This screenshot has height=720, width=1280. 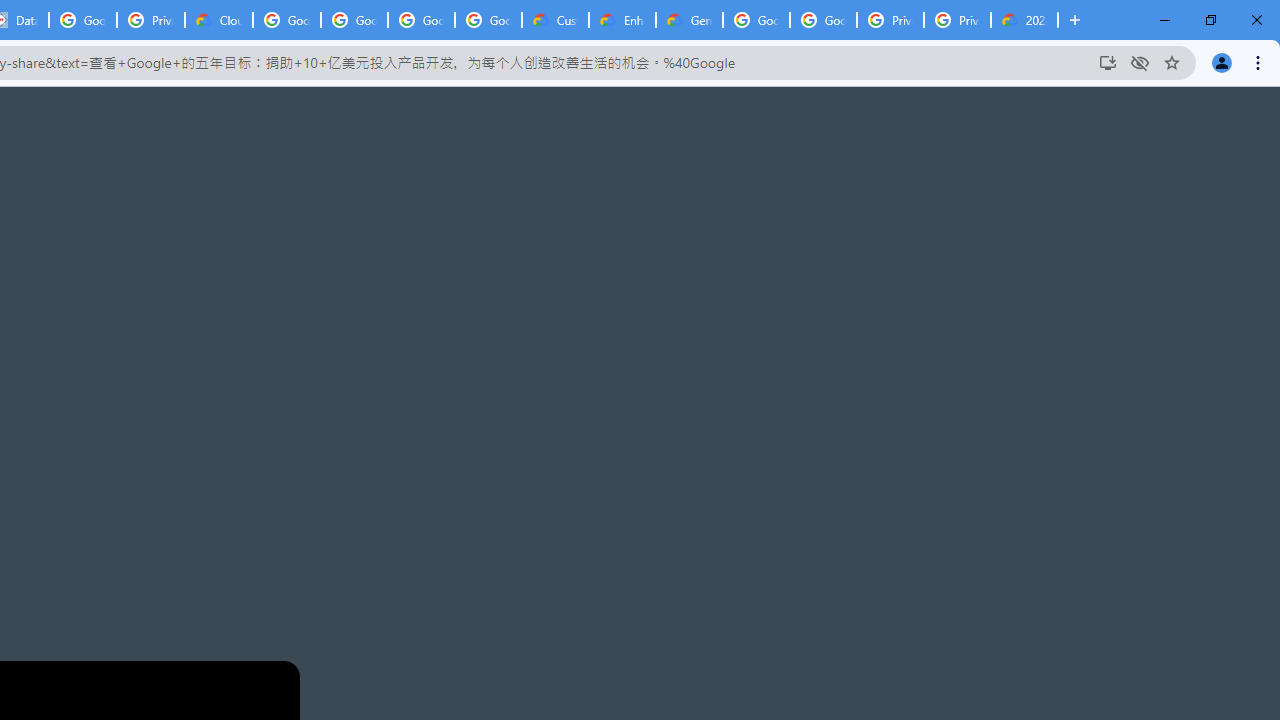 What do you see at coordinates (689, 20) in the screenshot?
I see `'Gemini for Business and Developers | Google Cloud'` at bounding box center [689, 20].